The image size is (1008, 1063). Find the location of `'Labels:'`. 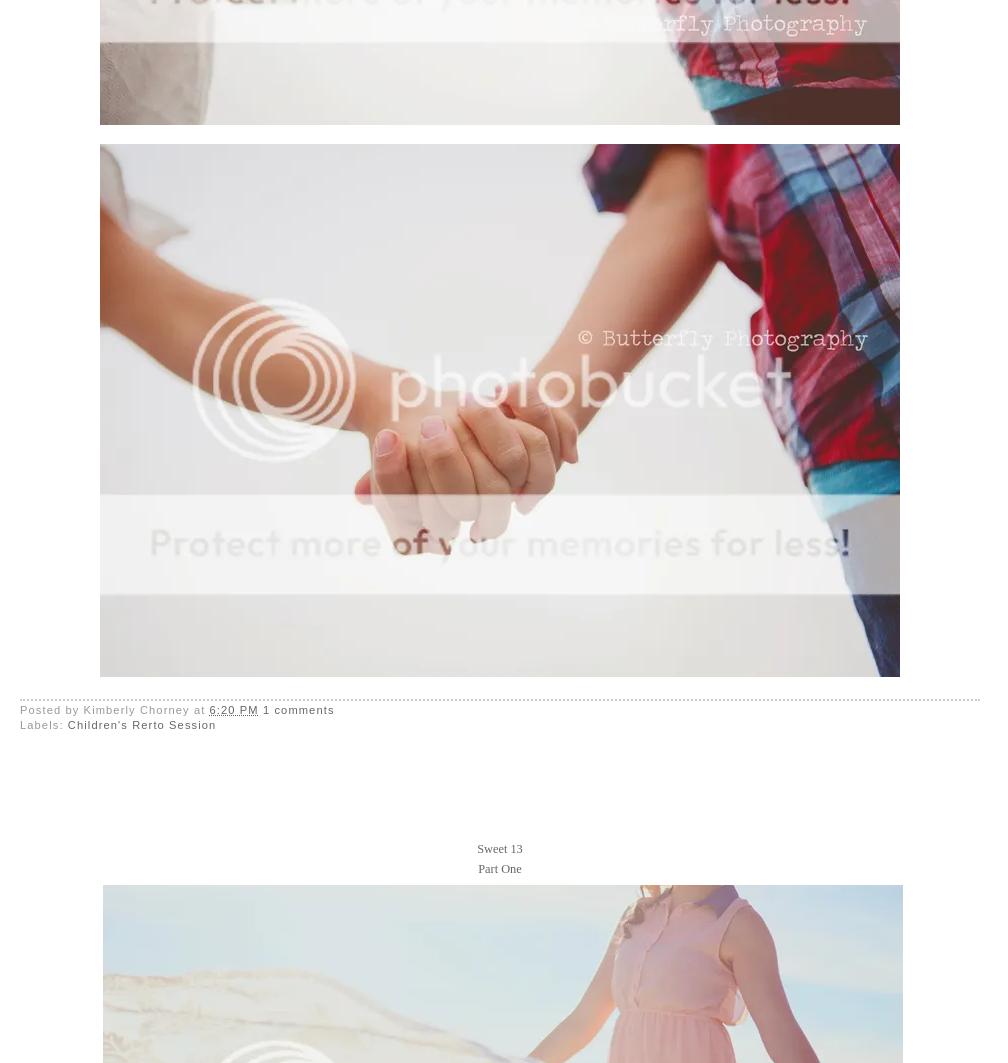

'Labels:' is located at coordinates (19, 723).